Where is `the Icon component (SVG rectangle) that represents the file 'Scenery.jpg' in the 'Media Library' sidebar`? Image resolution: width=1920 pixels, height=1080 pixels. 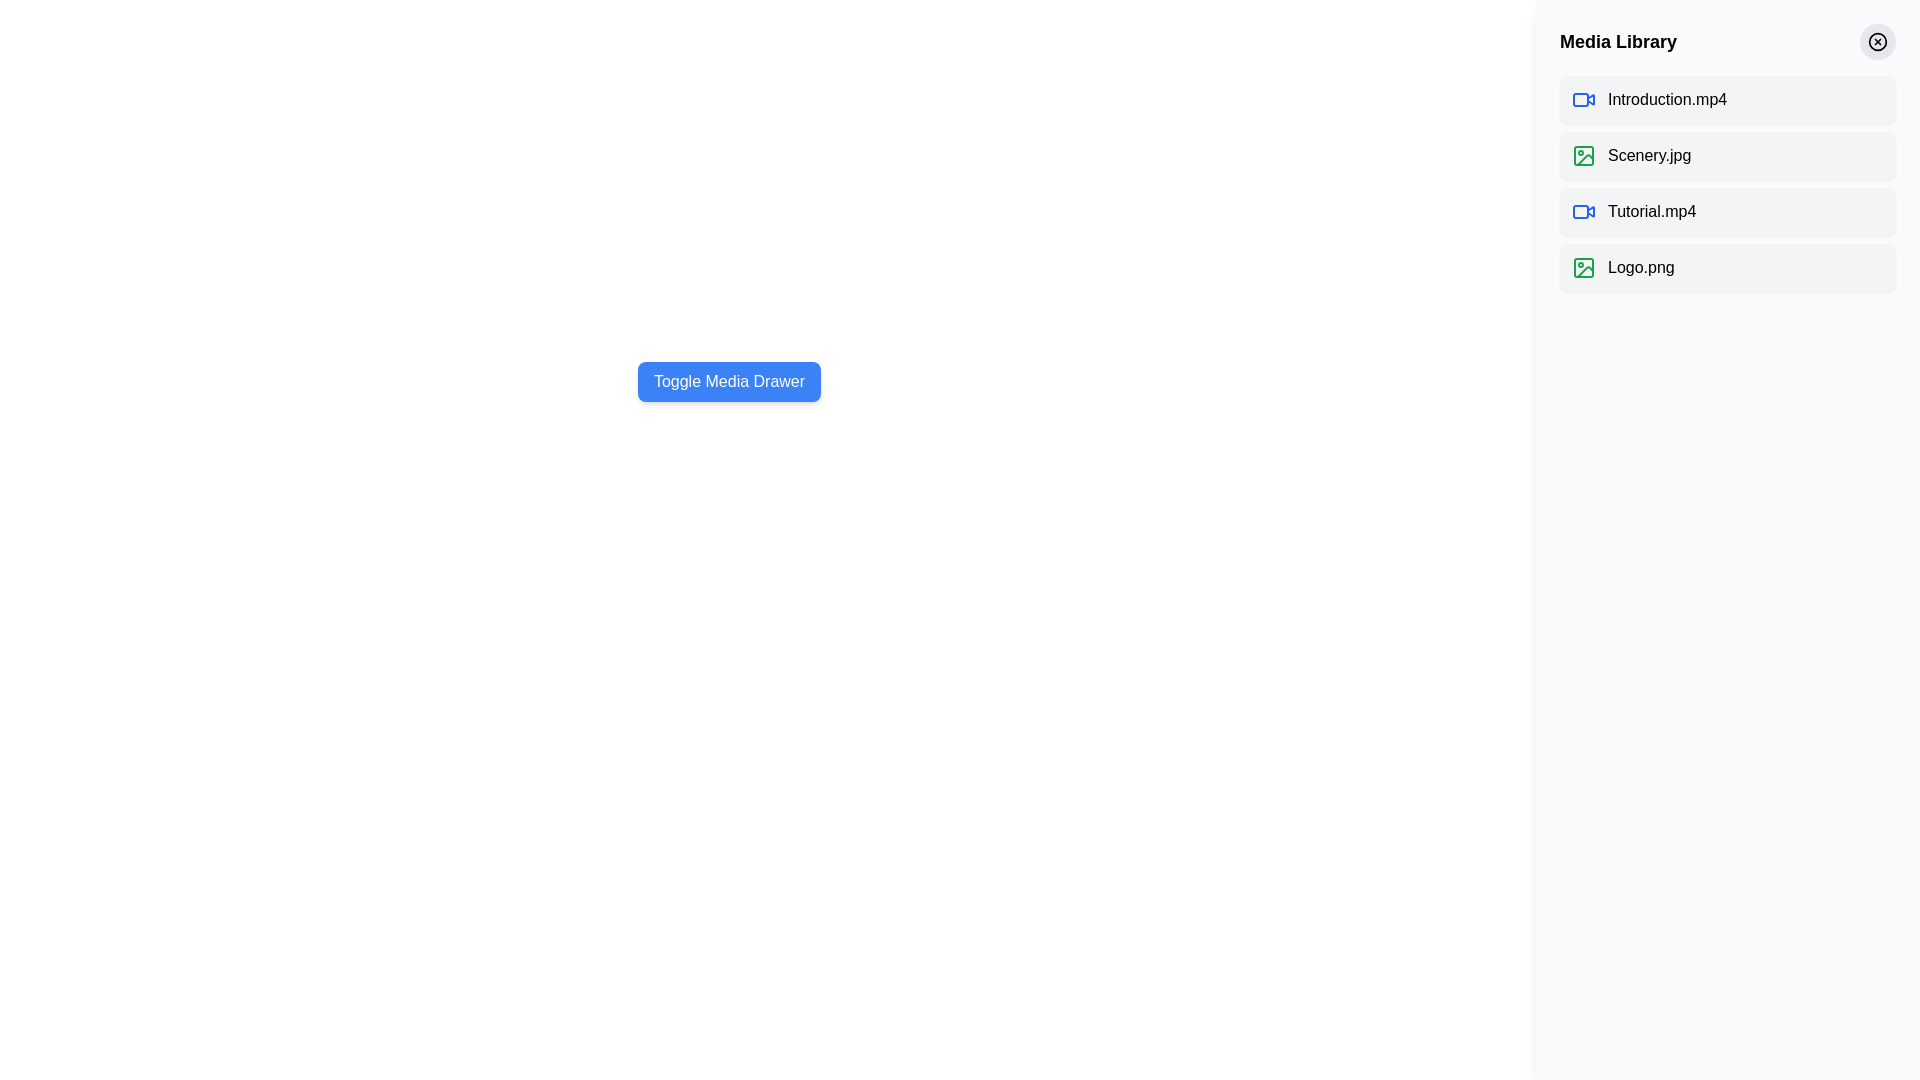
the Icon component (SVG rectangle) that represents the file 'Scenery.jpg' in the 'Media Library' sidebar is located at coordinates (1583, 154).